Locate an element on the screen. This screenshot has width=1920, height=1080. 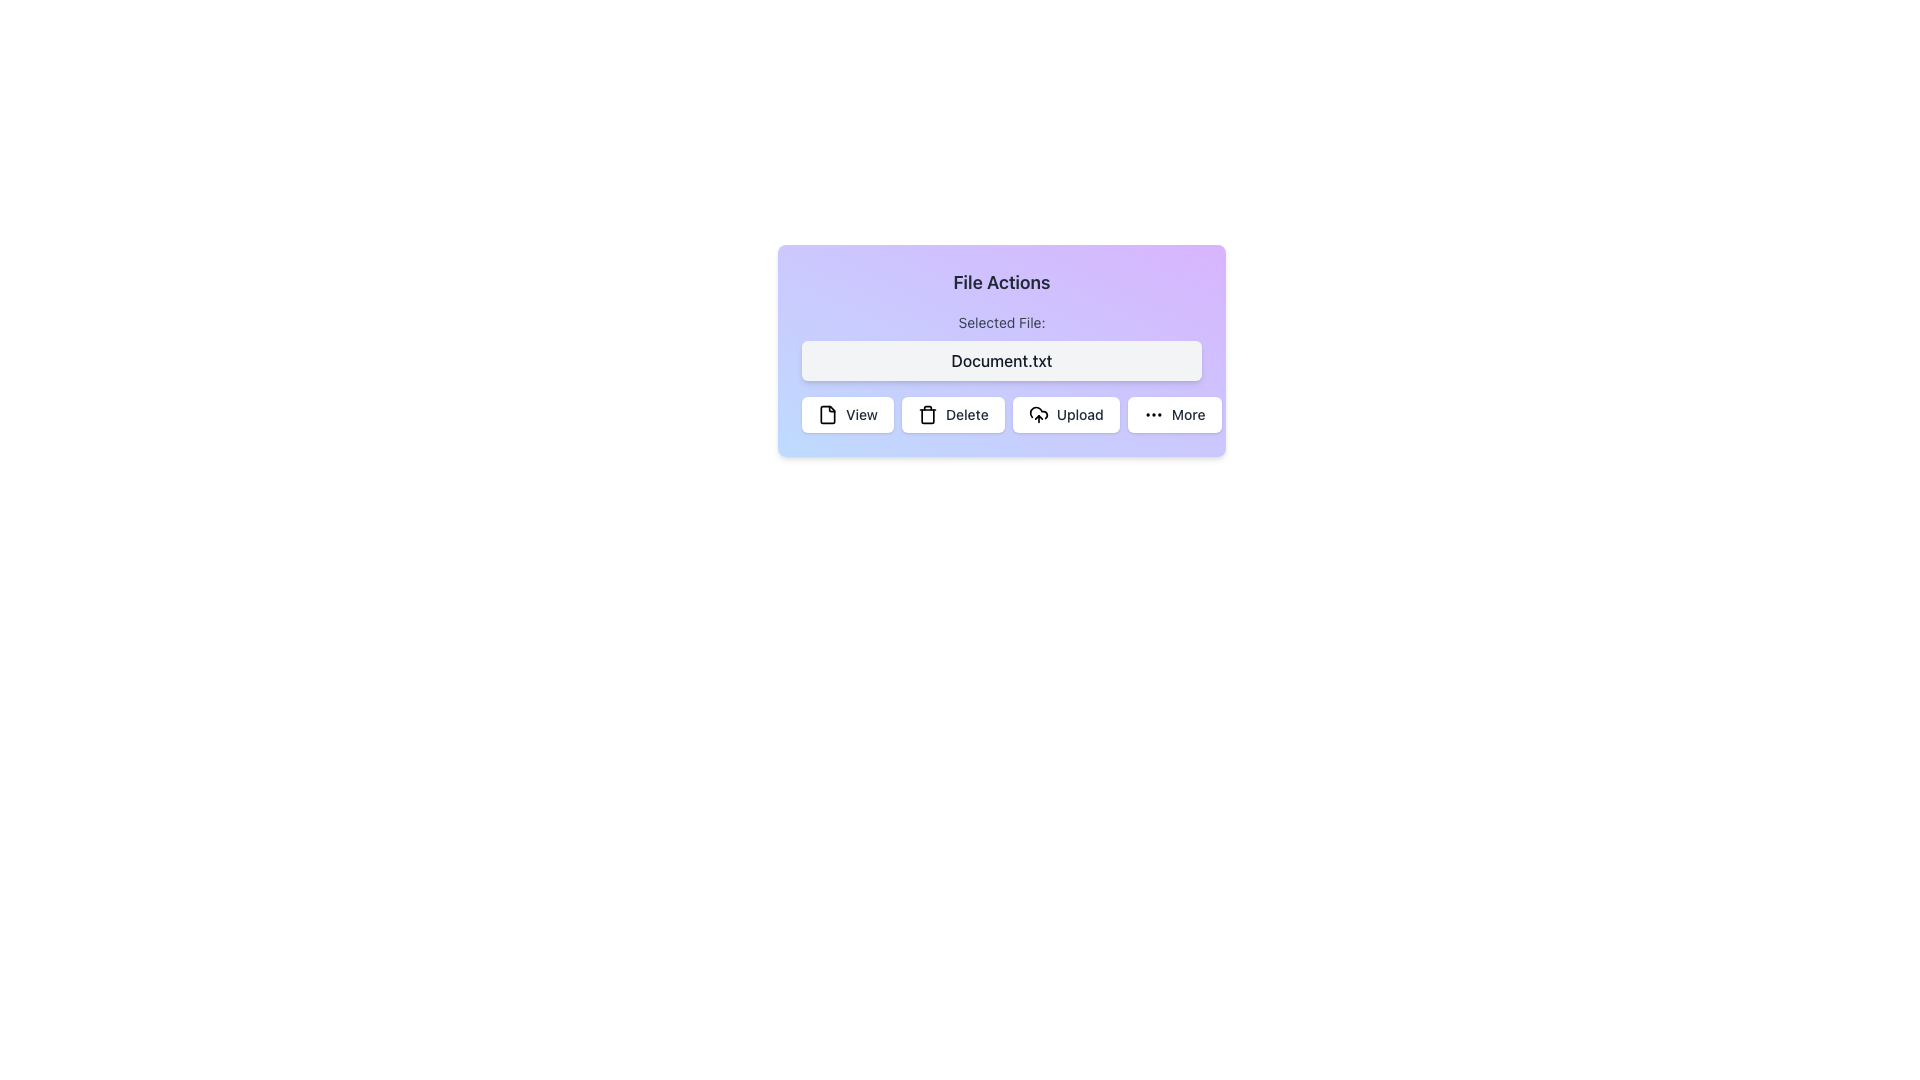
the upload icon located within the 'Upload' button, which is the third button in the row of action buttons at the bottom of the 'File Actions' dialog box is located at coordinates (1037, 411).